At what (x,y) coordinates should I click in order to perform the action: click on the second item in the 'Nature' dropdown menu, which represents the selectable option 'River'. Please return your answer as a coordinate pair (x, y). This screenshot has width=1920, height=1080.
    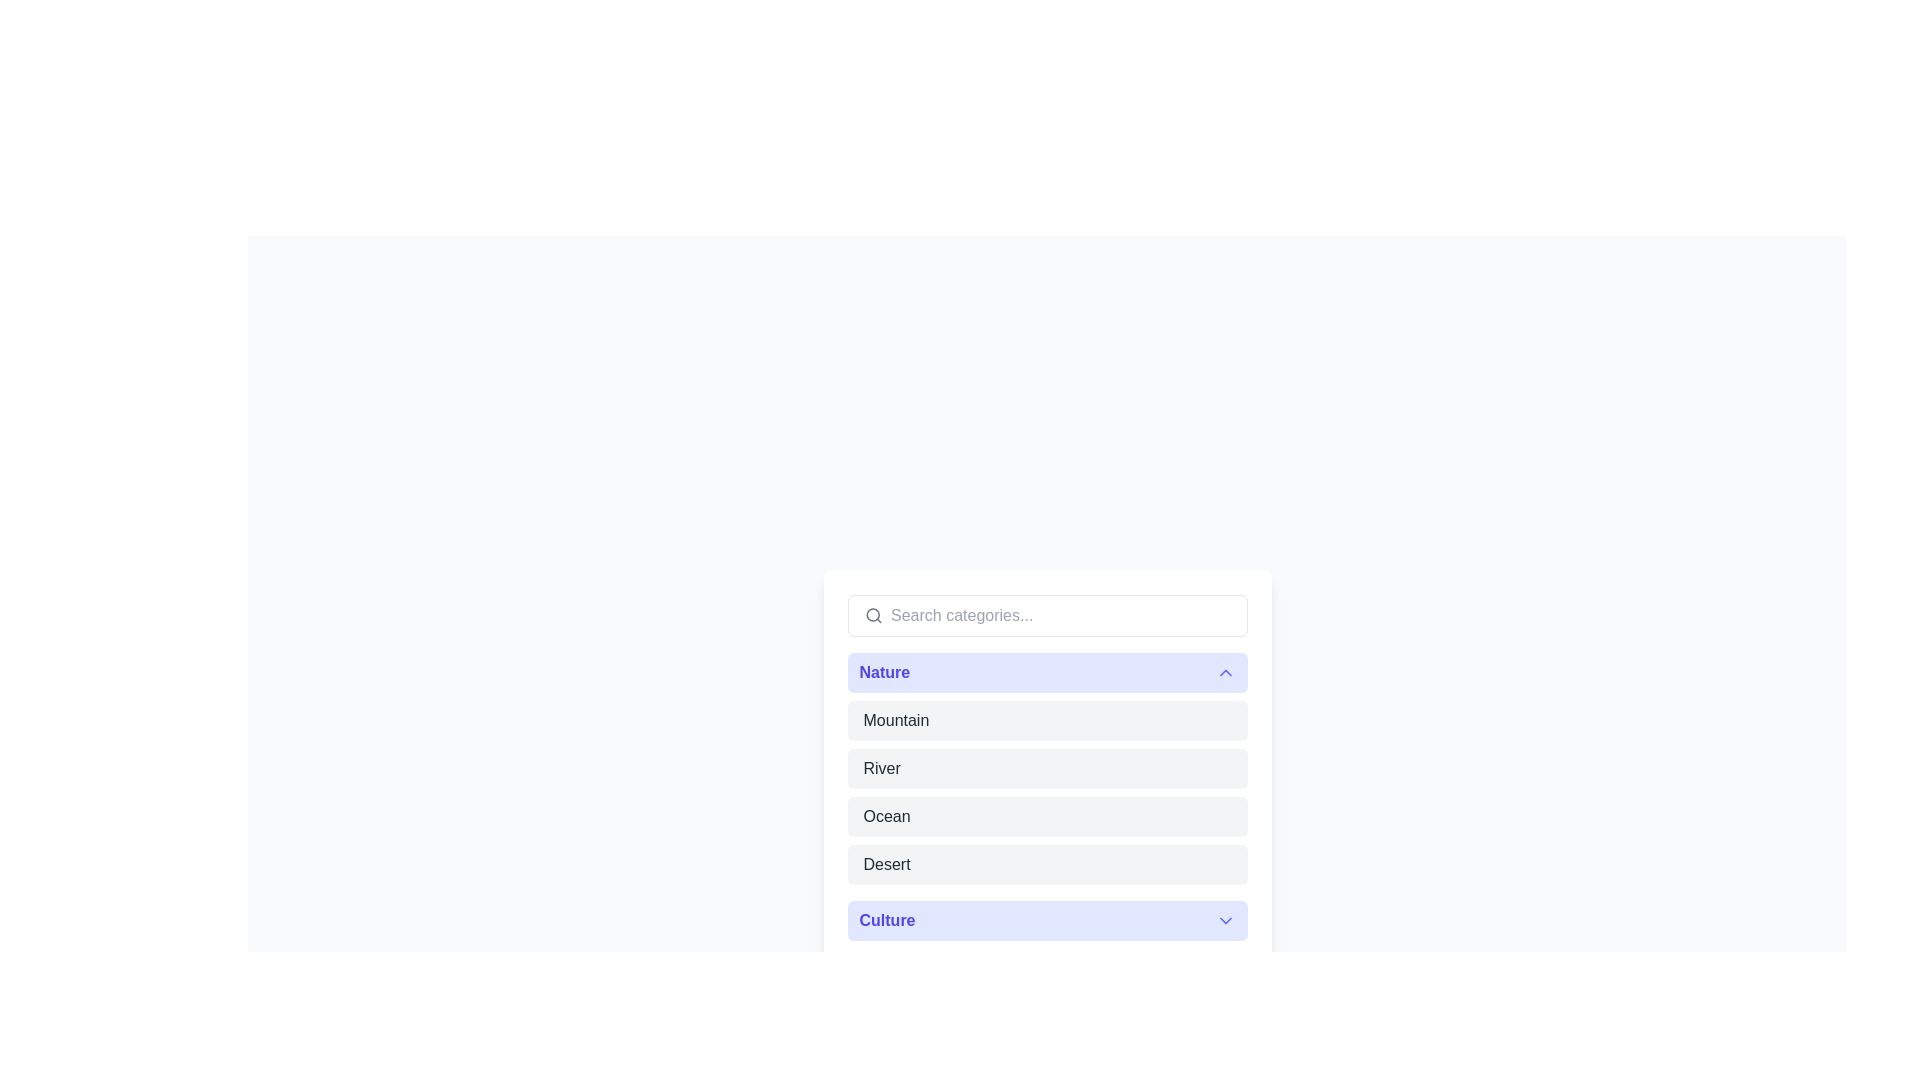
    Looking at the image, I should click on (1046, 767).